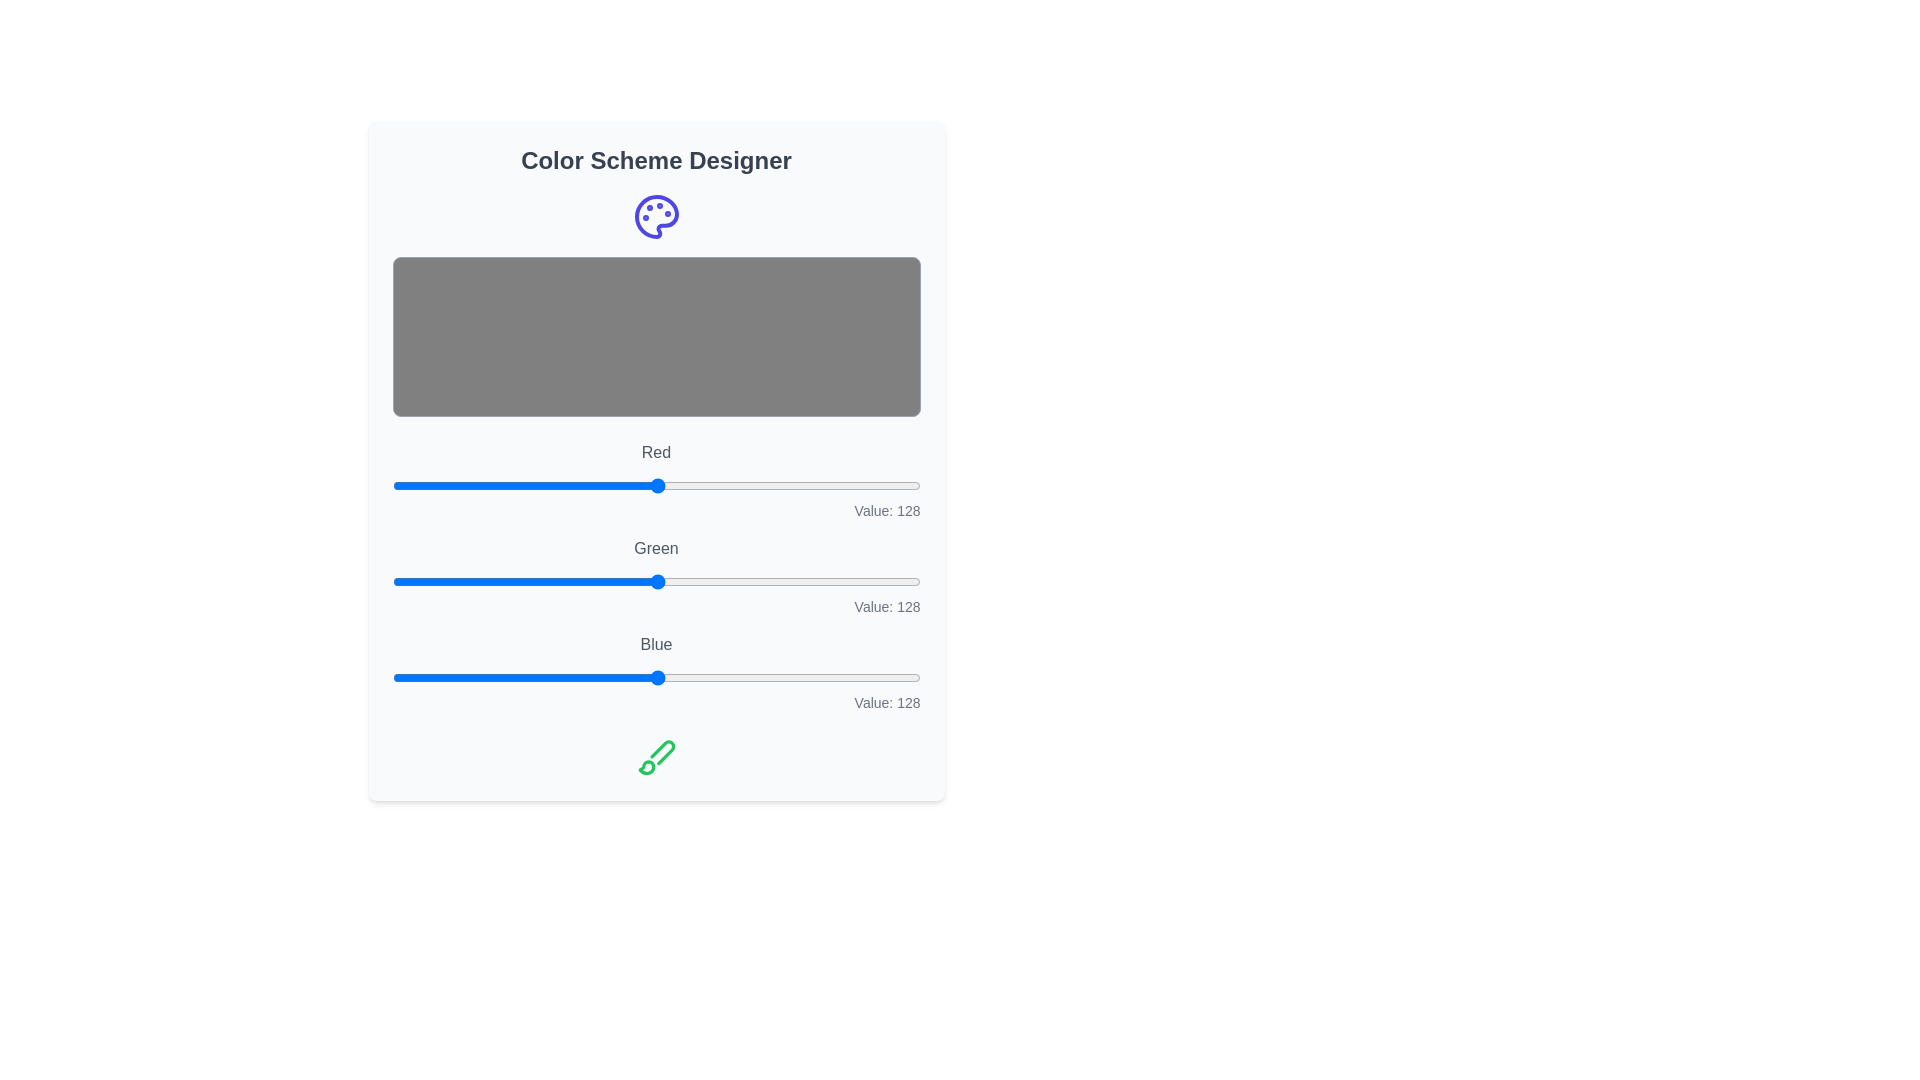 The image size is (1920, 1080). I want to click on the blue color value, so click(581, 677).